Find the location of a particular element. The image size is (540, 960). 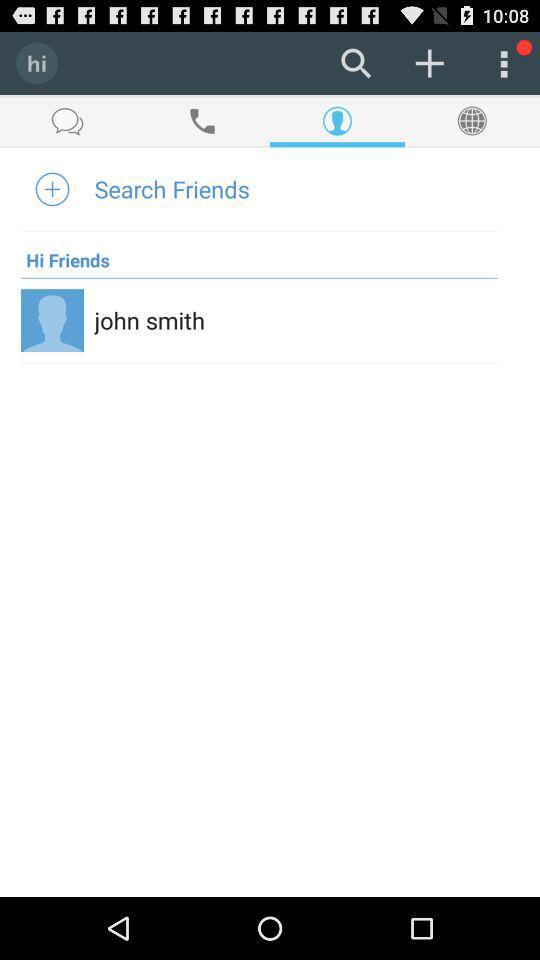

the item above the hi friends is located at coordinates (172, 188).